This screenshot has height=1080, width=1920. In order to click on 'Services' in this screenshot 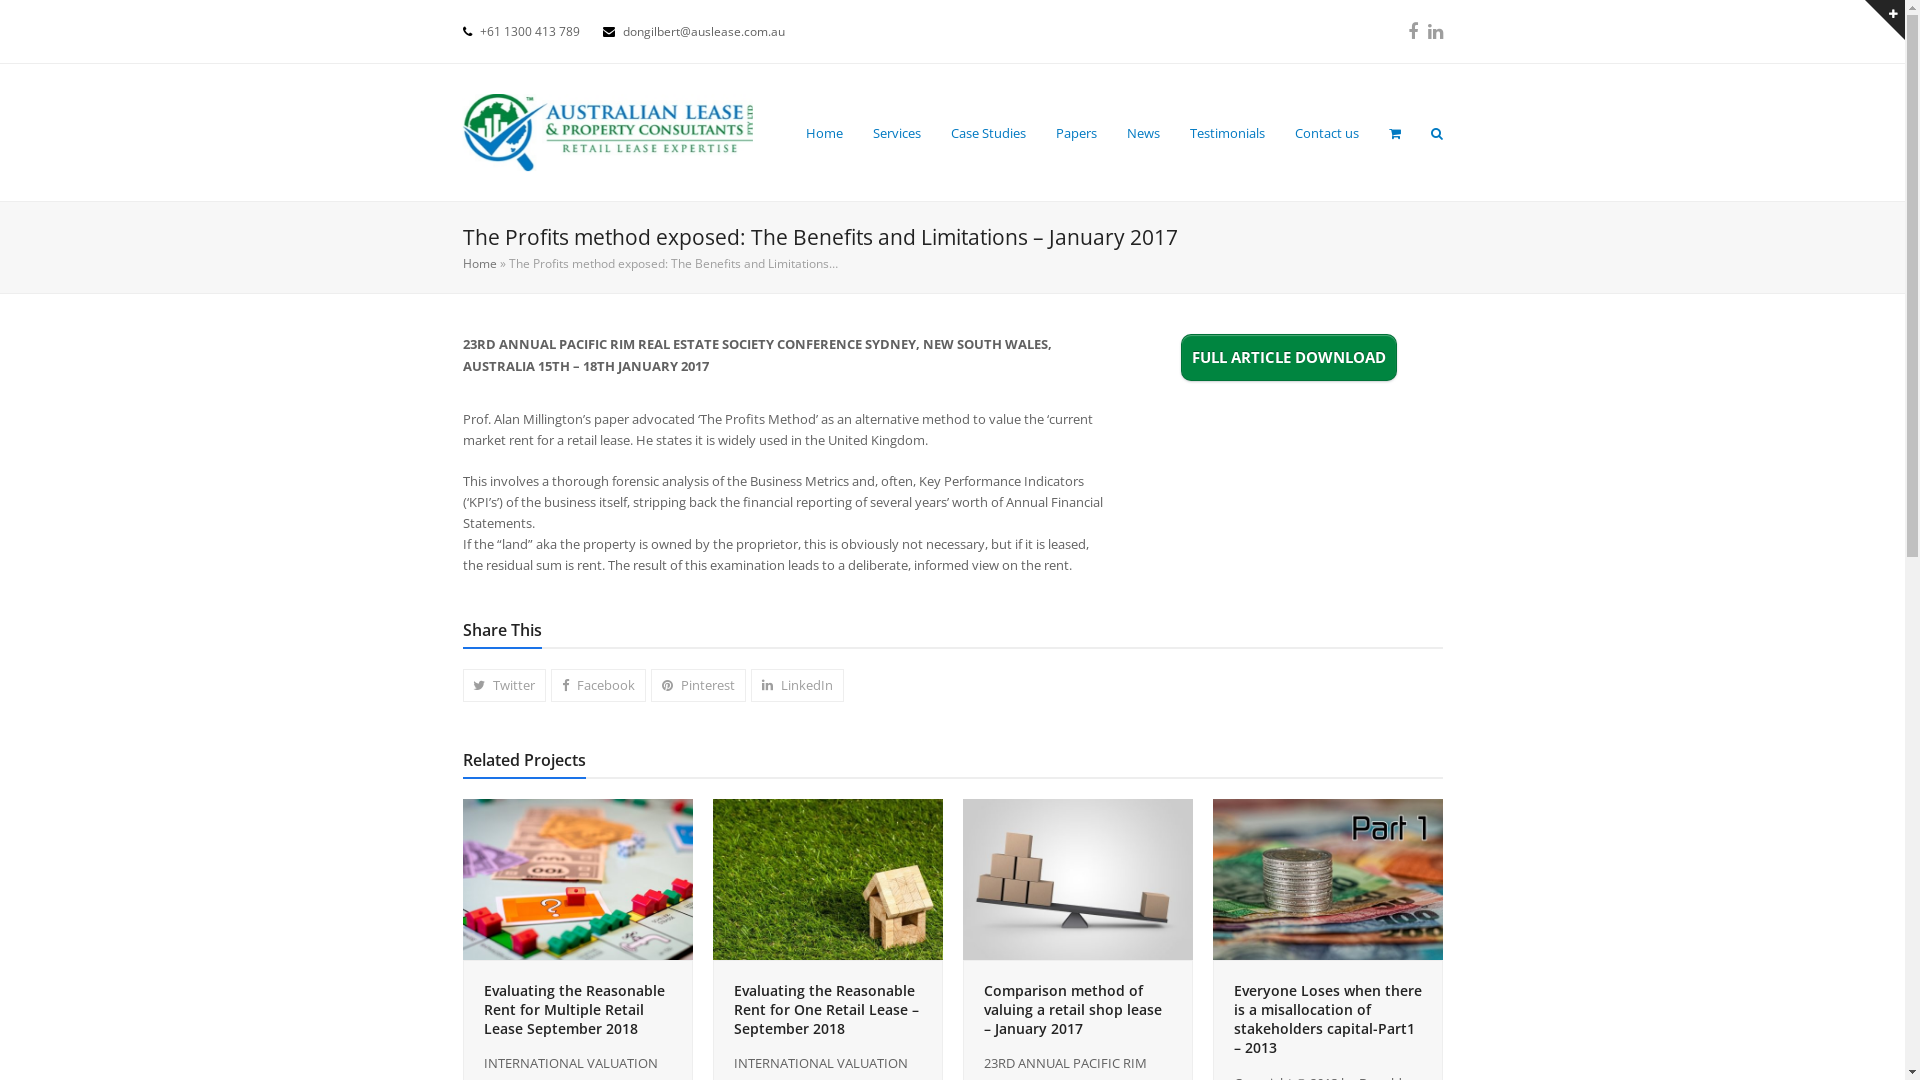, I will do `click(896, 132)`.